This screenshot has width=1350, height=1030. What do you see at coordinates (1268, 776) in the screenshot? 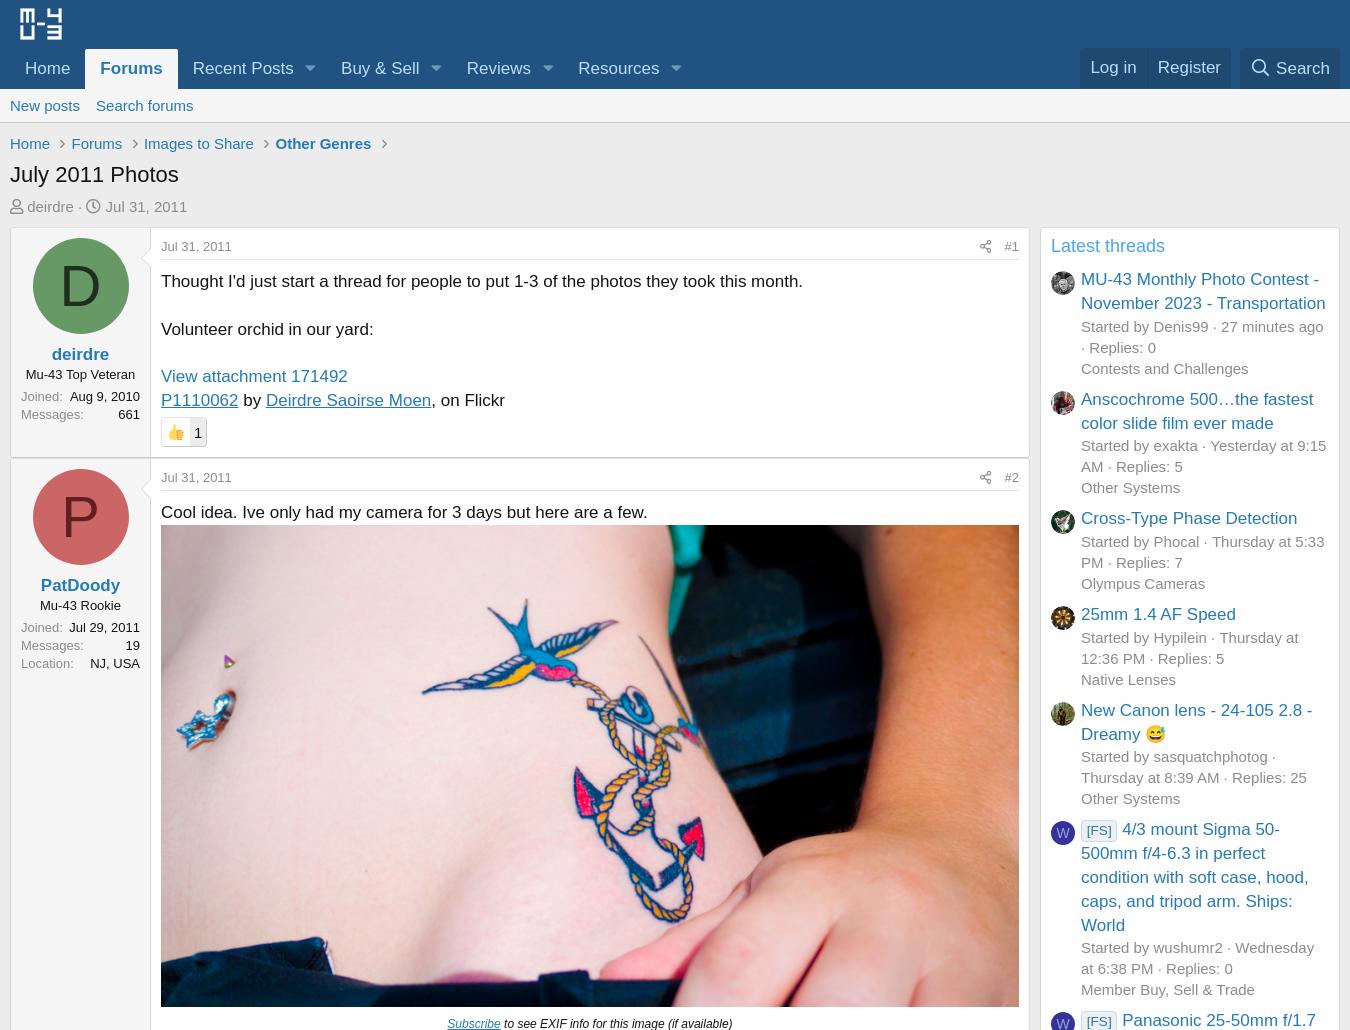
I see `'Replies: 25'` at bounding box center [1268, 776].